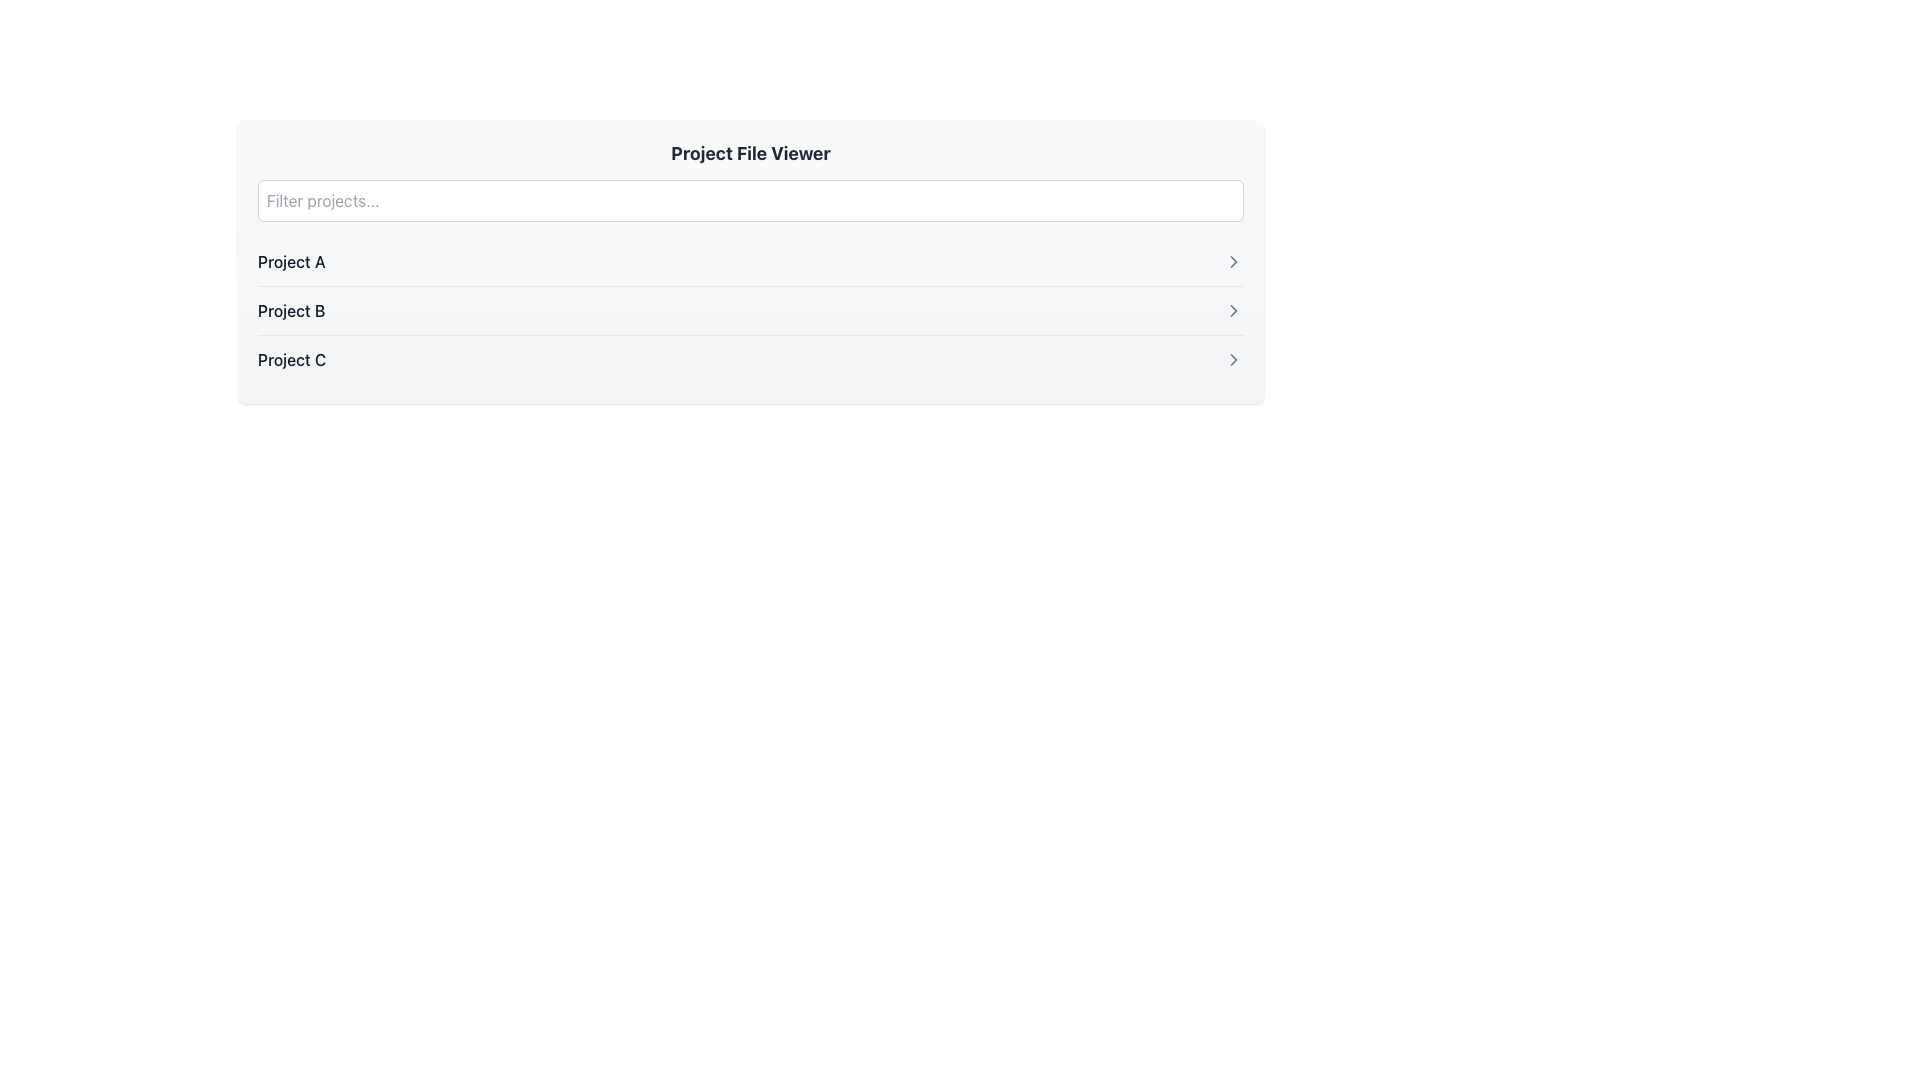 This screenshot has height=1080, width=1920. I want to click on the right-pointing chevron icon with a thin gray outline located to the far right of the list item labeled 'Project B', so click(1232, 311).